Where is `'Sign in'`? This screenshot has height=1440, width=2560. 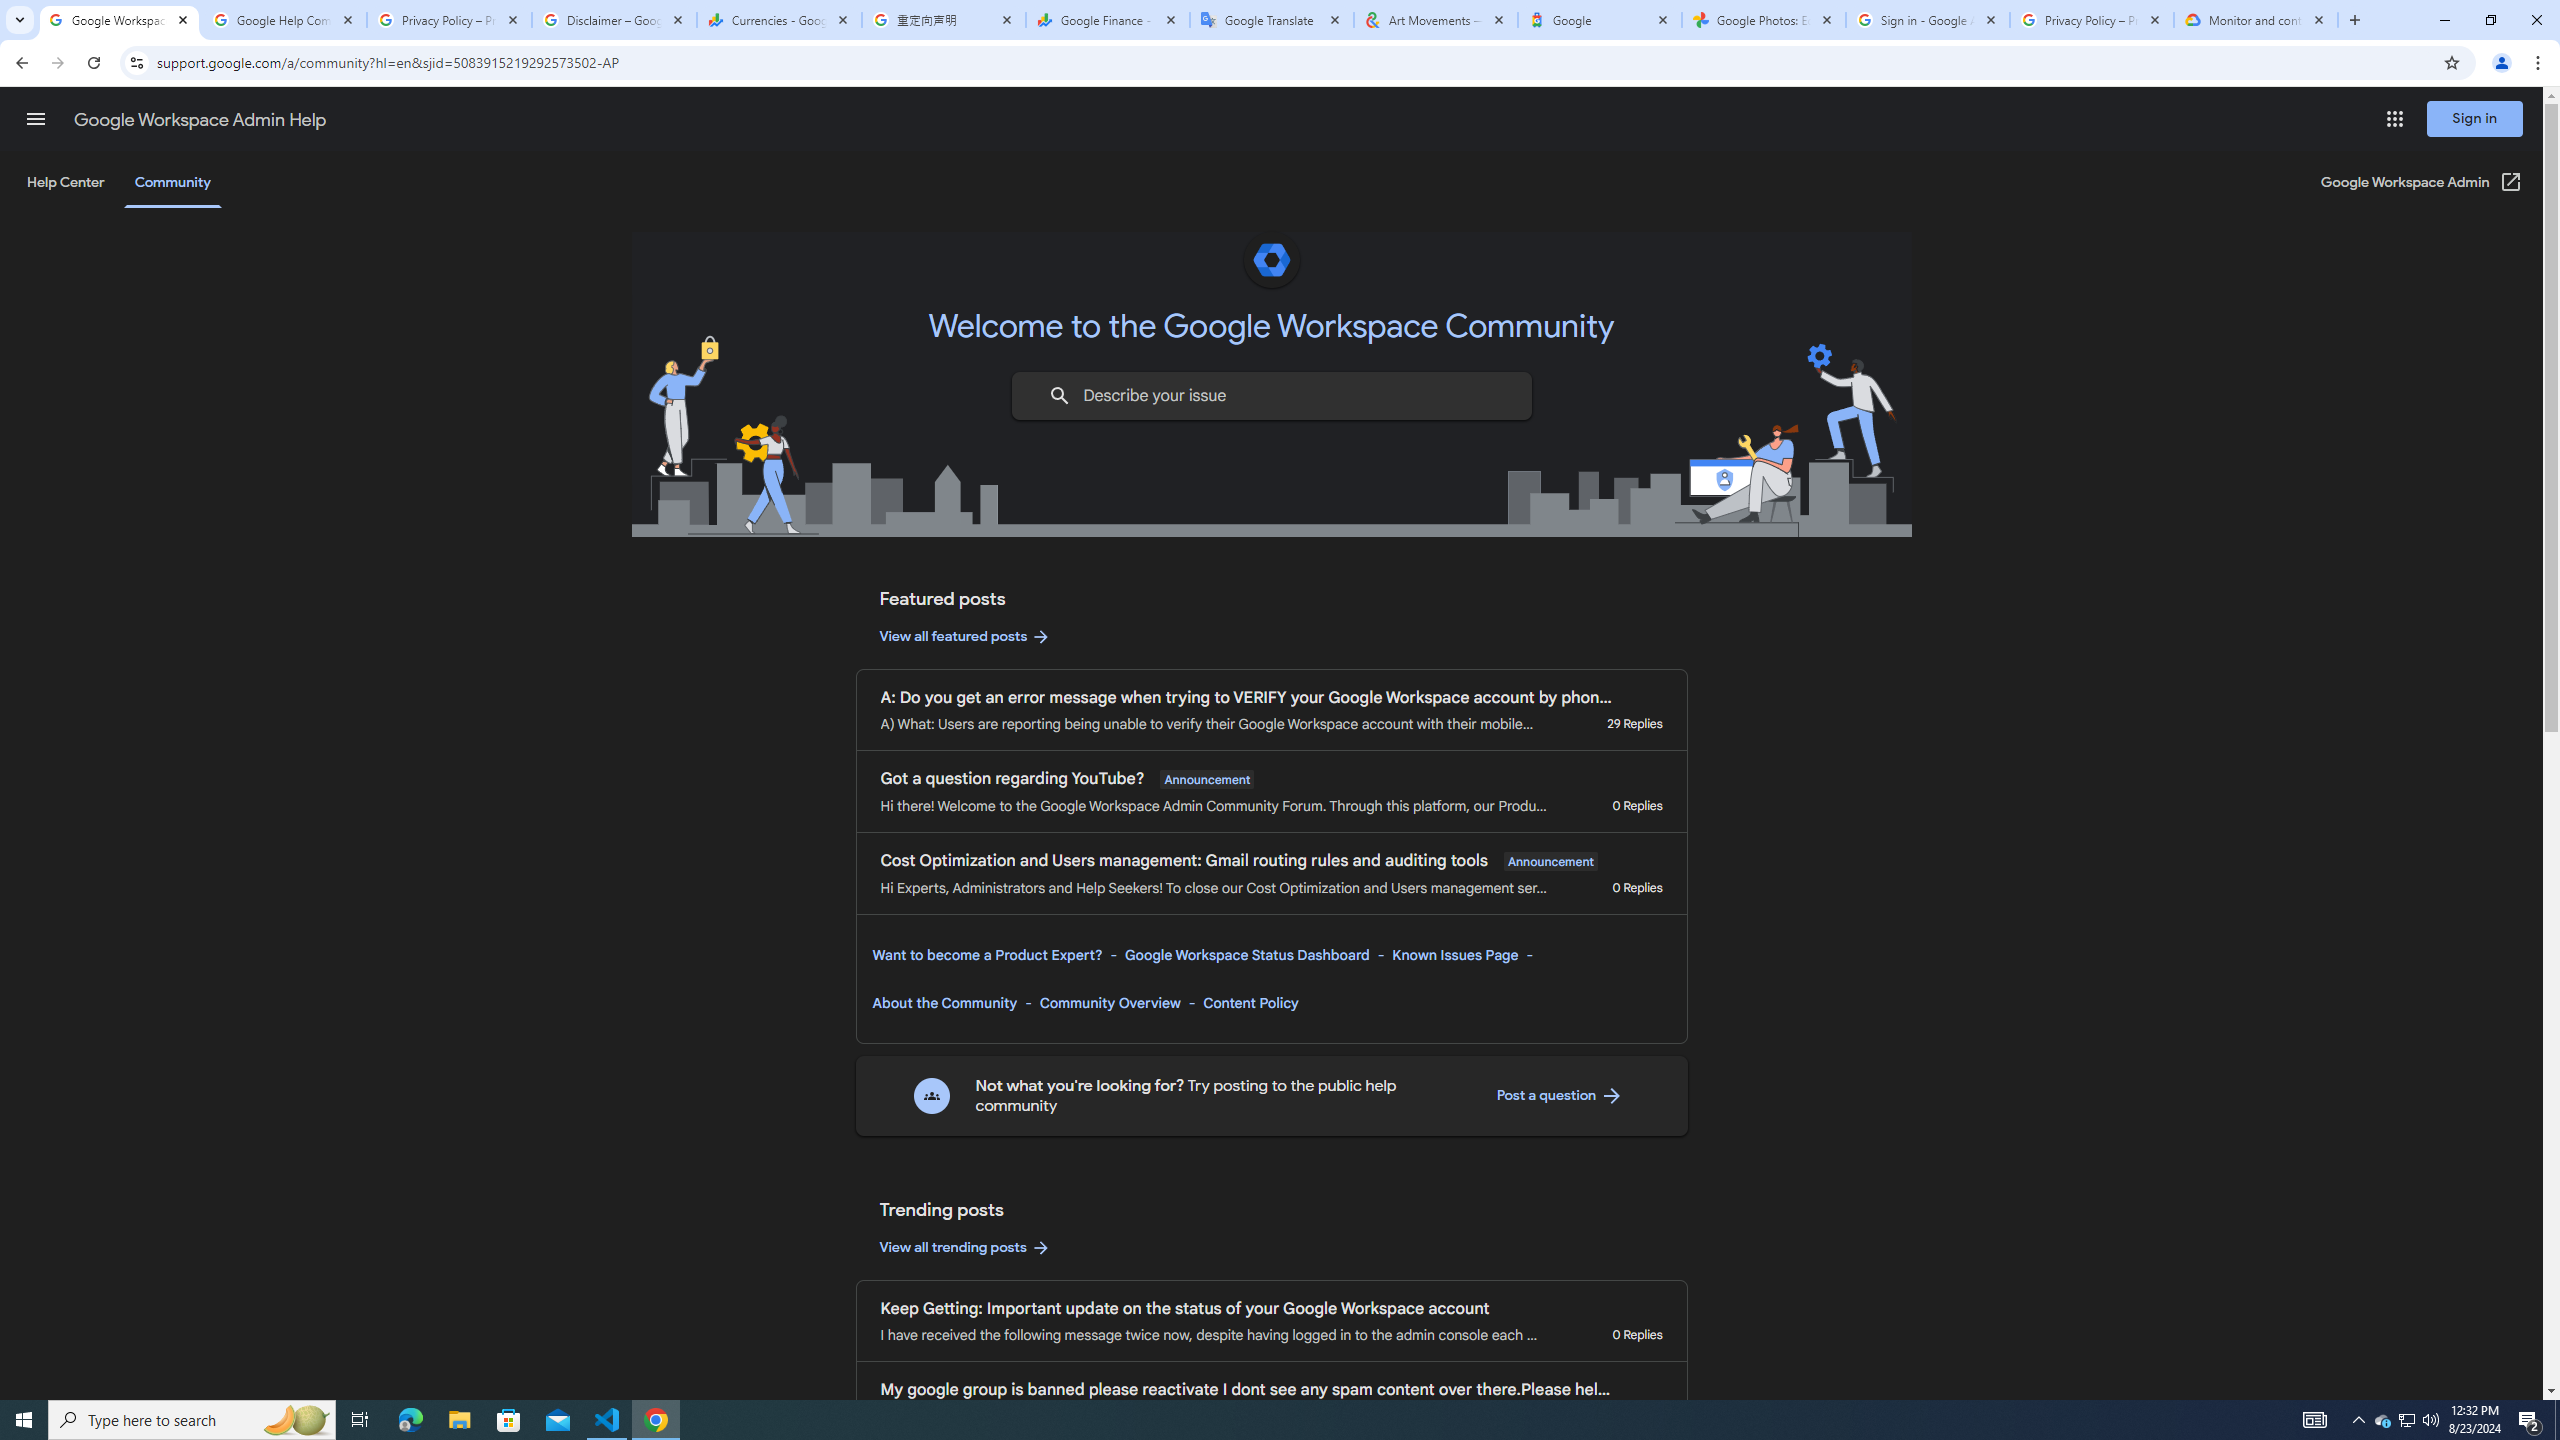 'Sign in' is located at coordinates (2474, 118).